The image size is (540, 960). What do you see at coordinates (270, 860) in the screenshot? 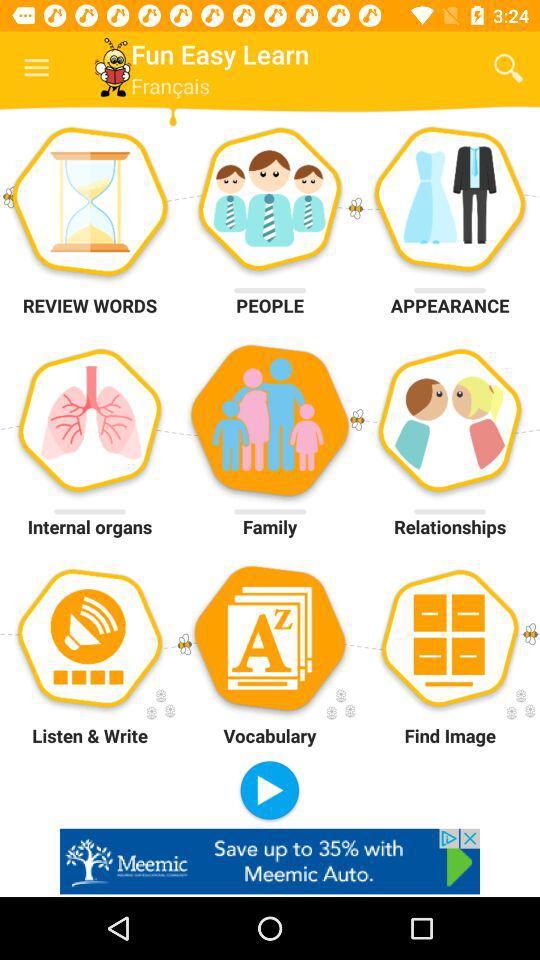
I see `advertisement for meemic auto` at bounding box center [270, 860].